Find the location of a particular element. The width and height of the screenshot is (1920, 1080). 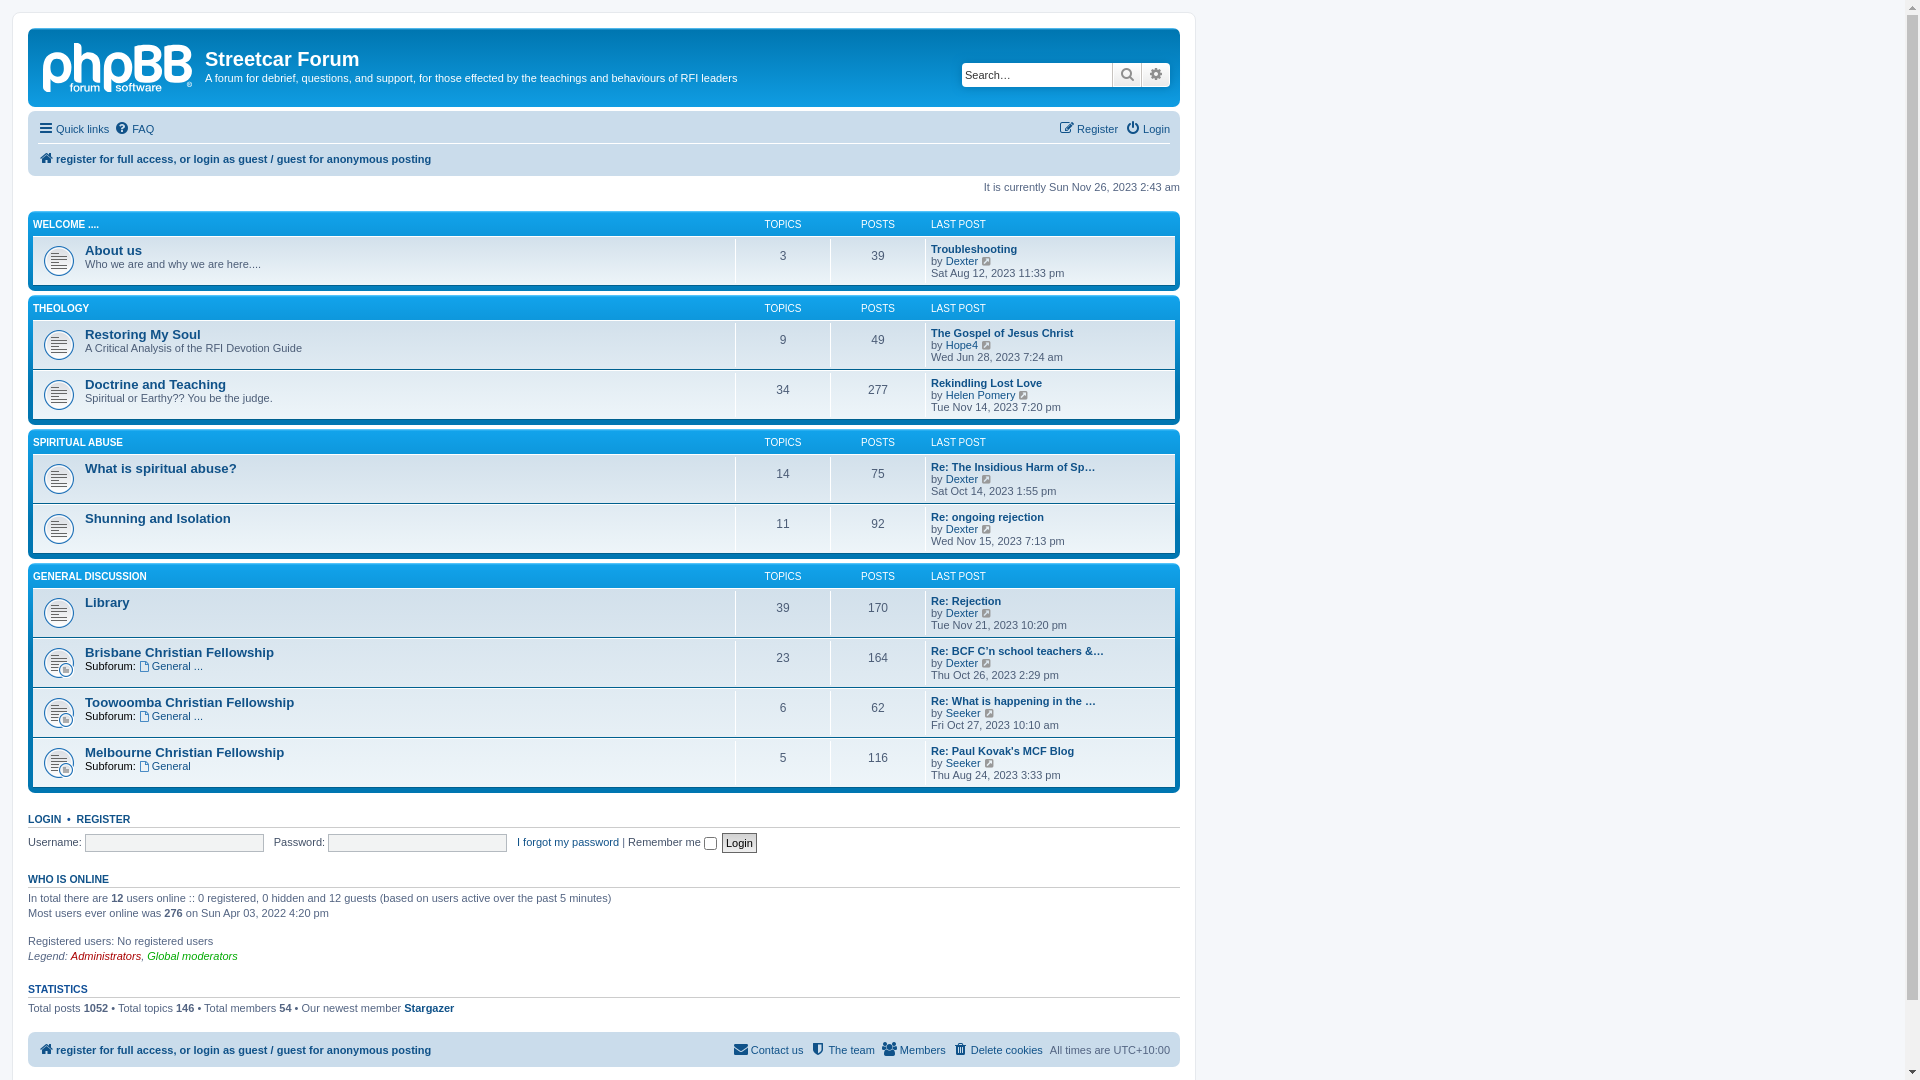

'Hope4' is located at coordinates (944, 343).